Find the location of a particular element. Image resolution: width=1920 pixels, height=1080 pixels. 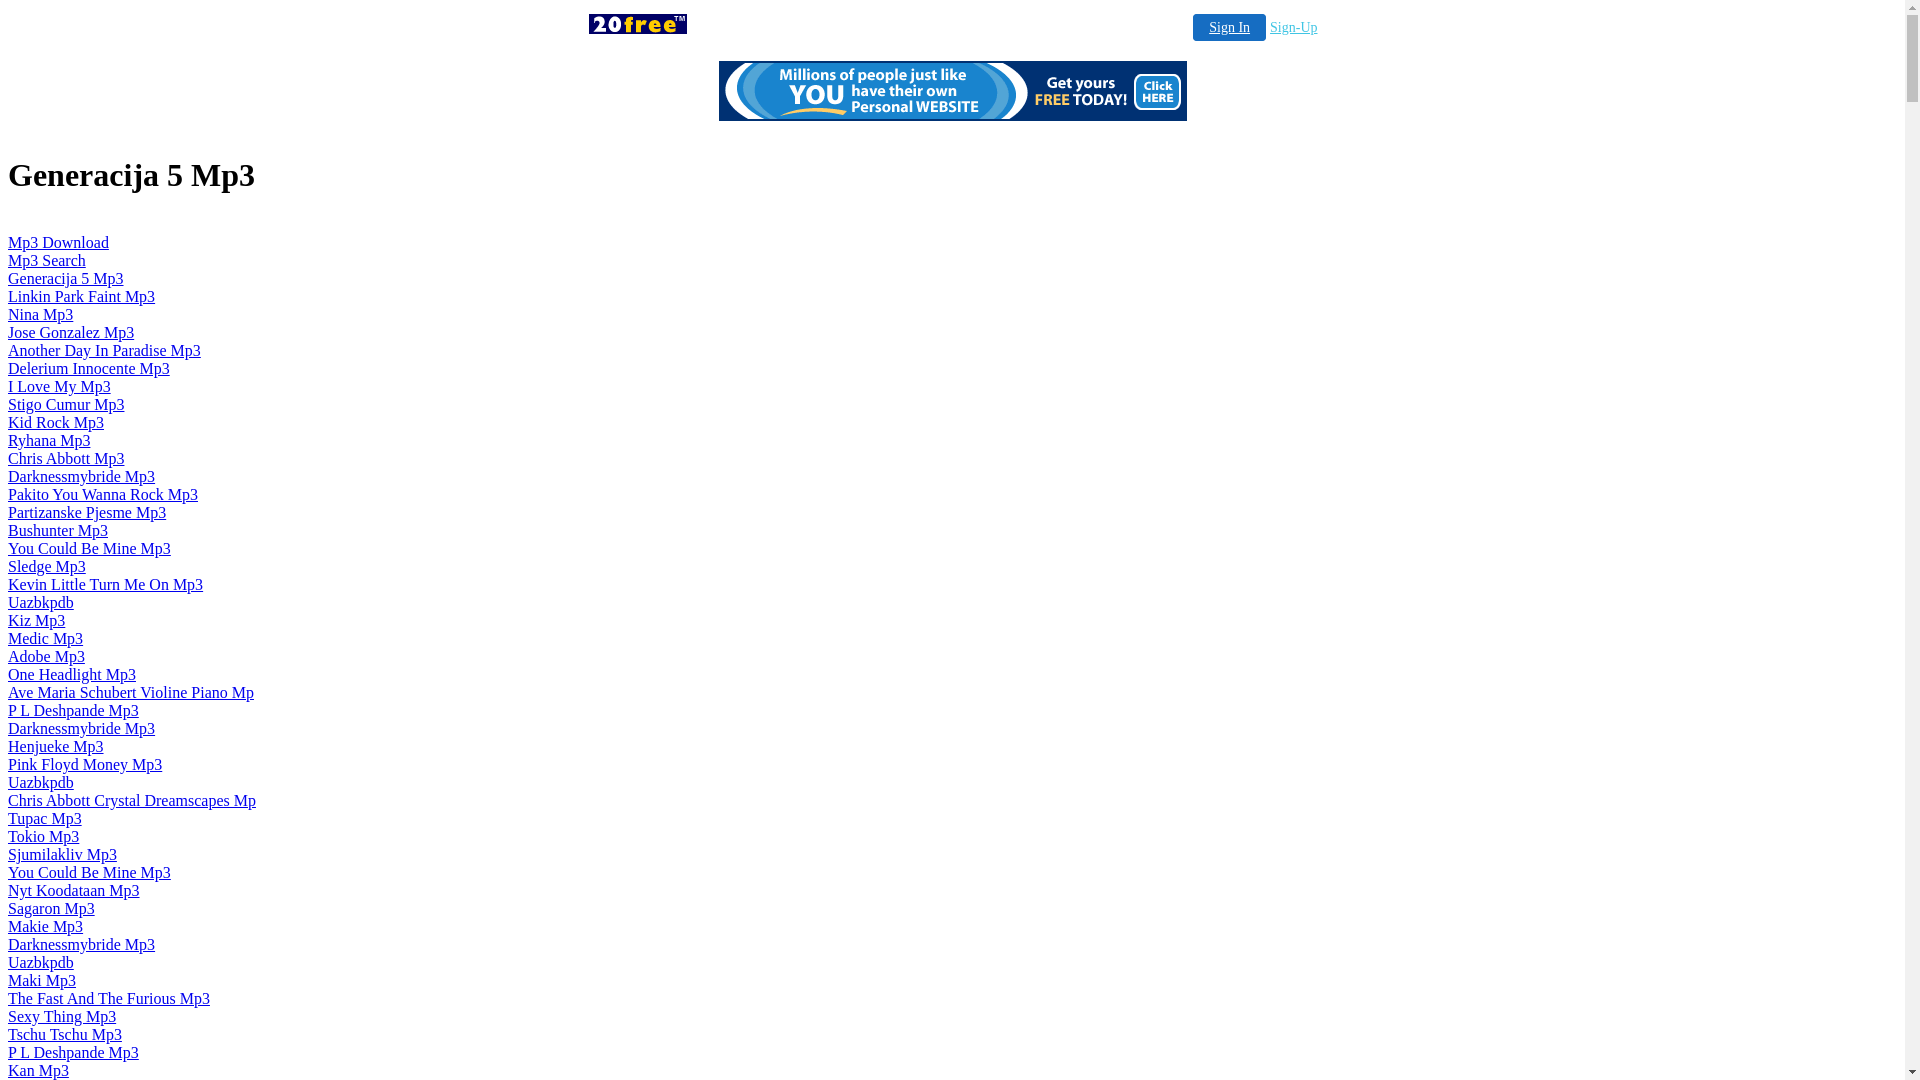

'Kan Mp3' is located at coordinates (38, 1069).